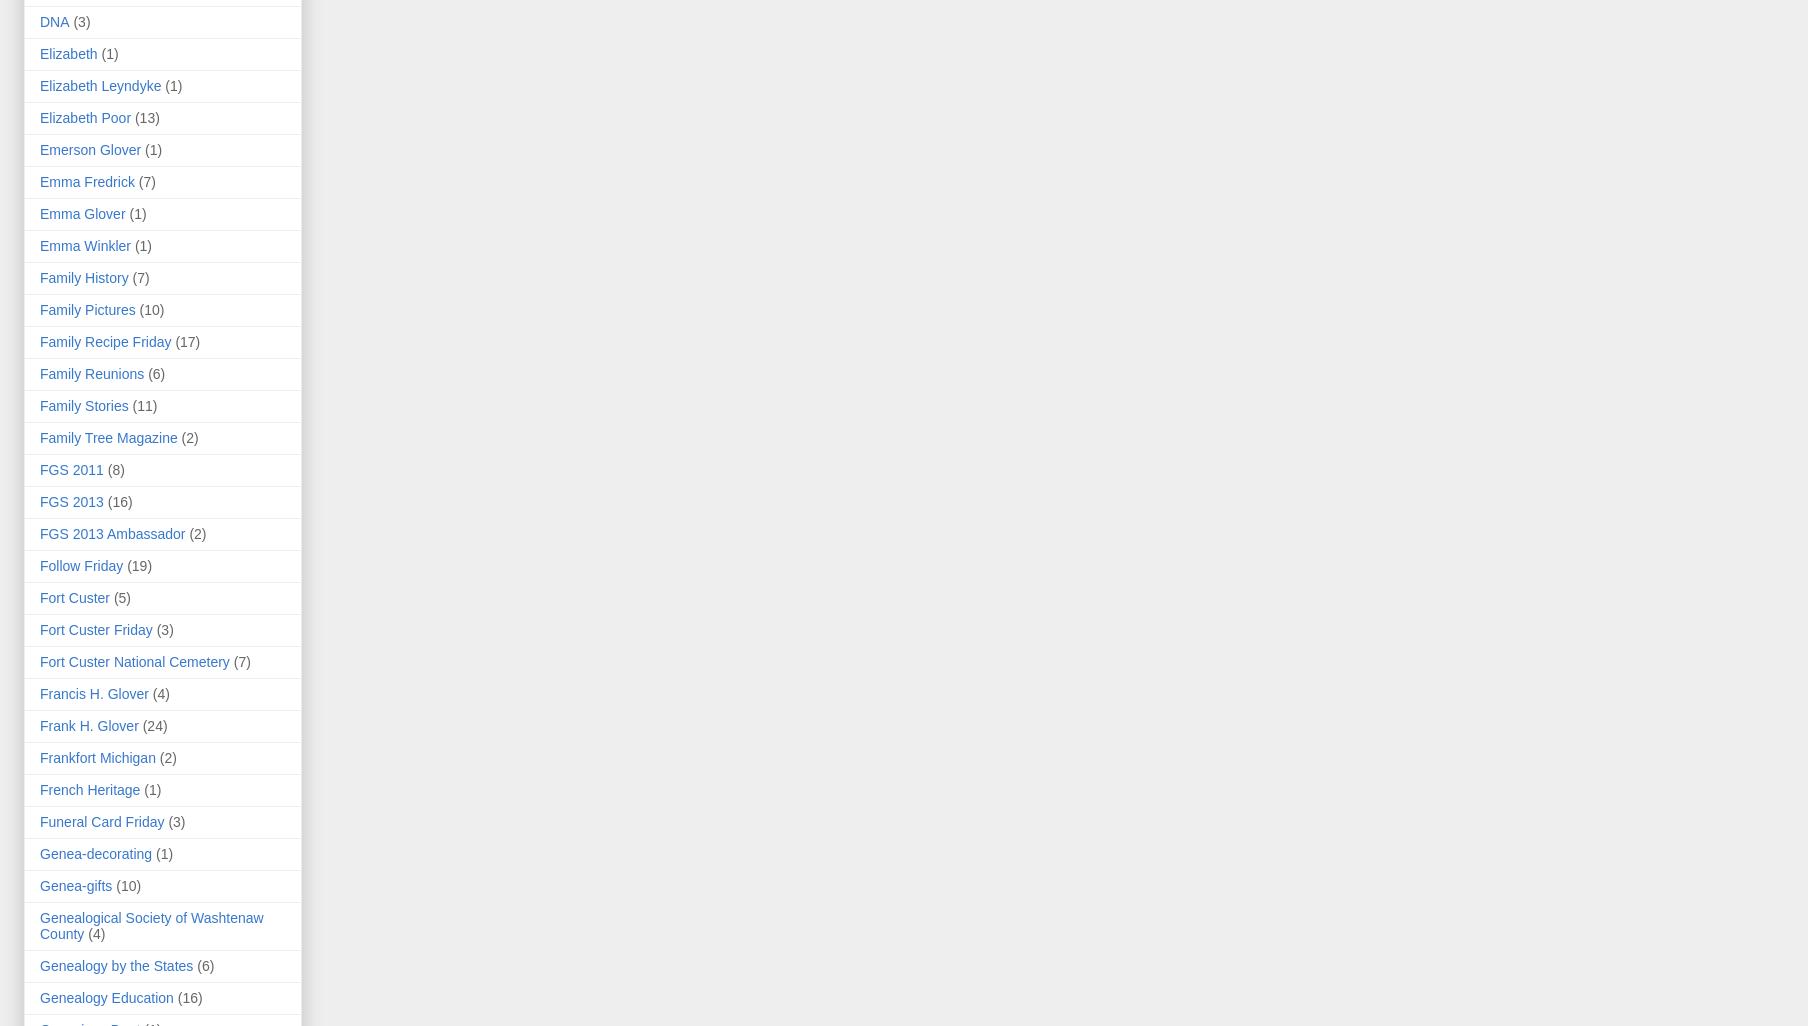 This screenshot has height=1026, width=1808. Describe the element at coordinates (95, 854) in the screenshot. I see `'Genea-decorating'` at that location.